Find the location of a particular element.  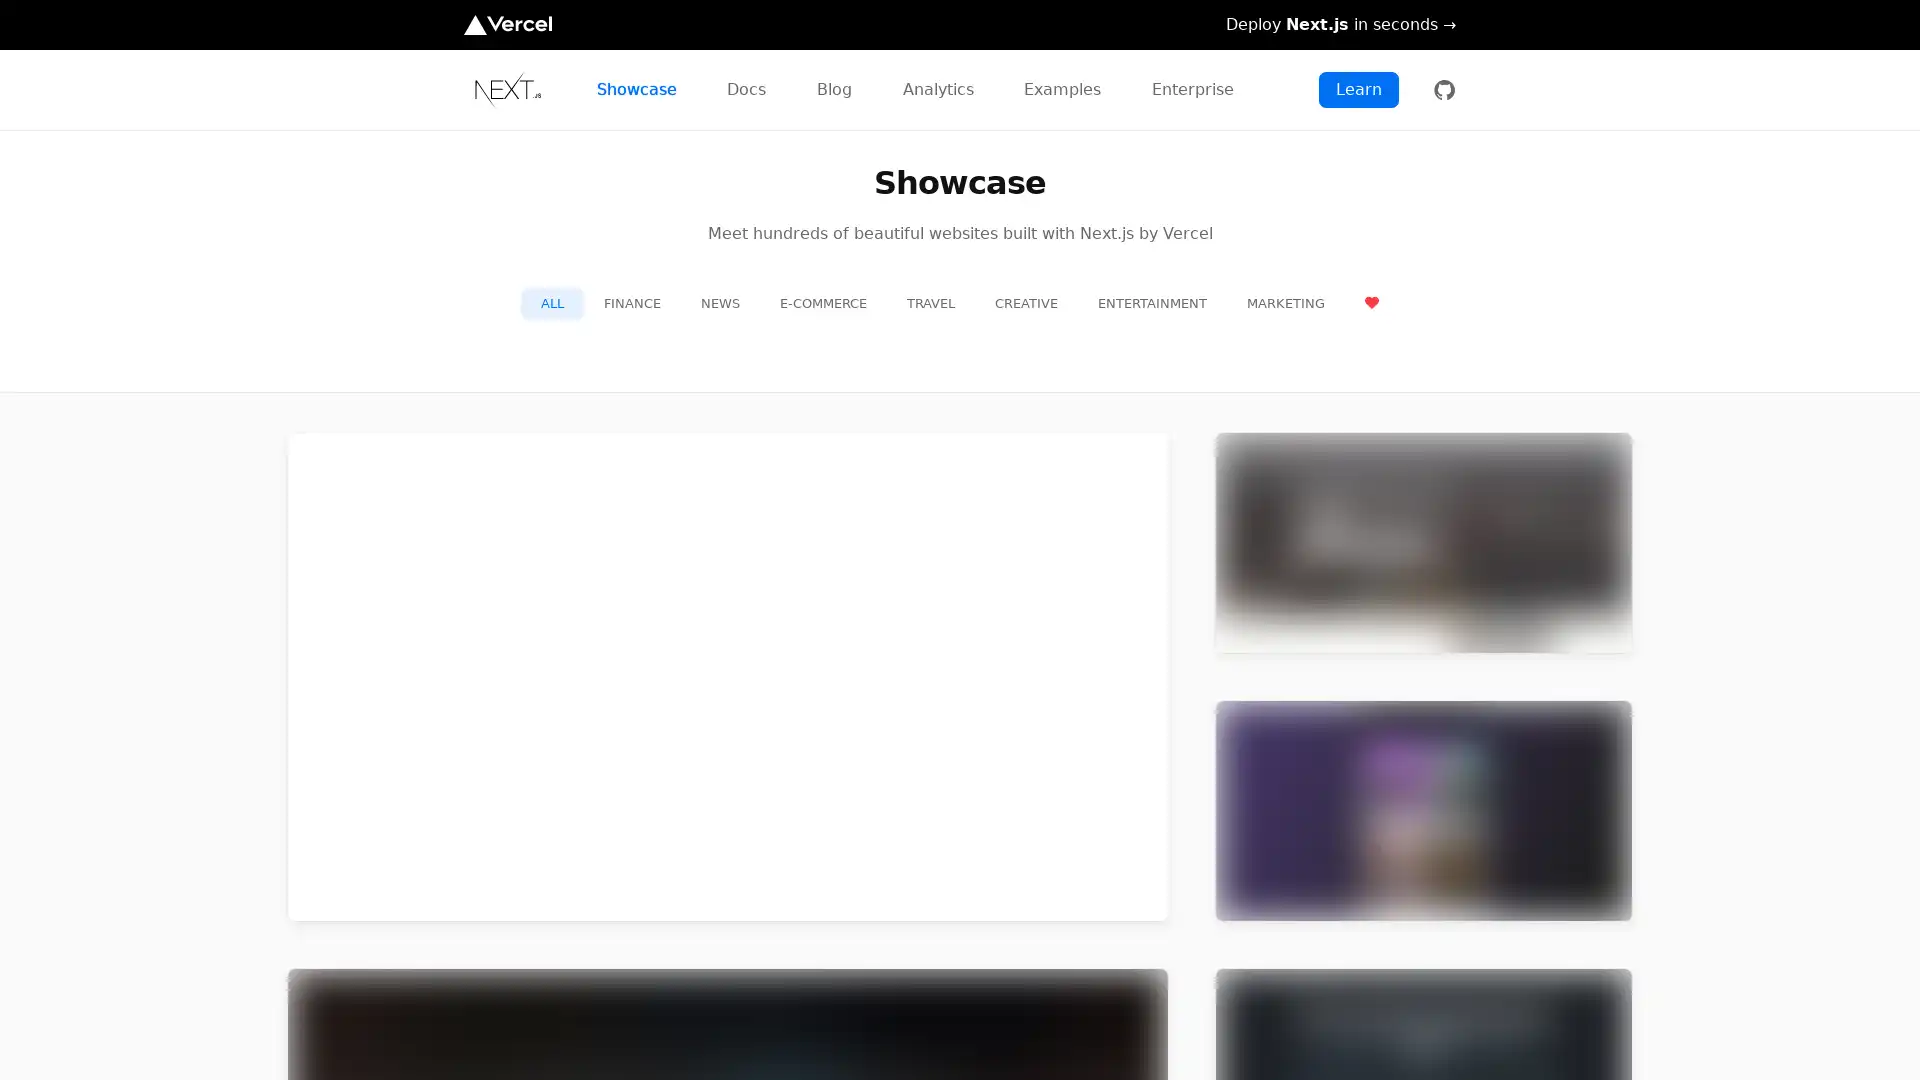

NEWS is located at coordinates (720, 303).